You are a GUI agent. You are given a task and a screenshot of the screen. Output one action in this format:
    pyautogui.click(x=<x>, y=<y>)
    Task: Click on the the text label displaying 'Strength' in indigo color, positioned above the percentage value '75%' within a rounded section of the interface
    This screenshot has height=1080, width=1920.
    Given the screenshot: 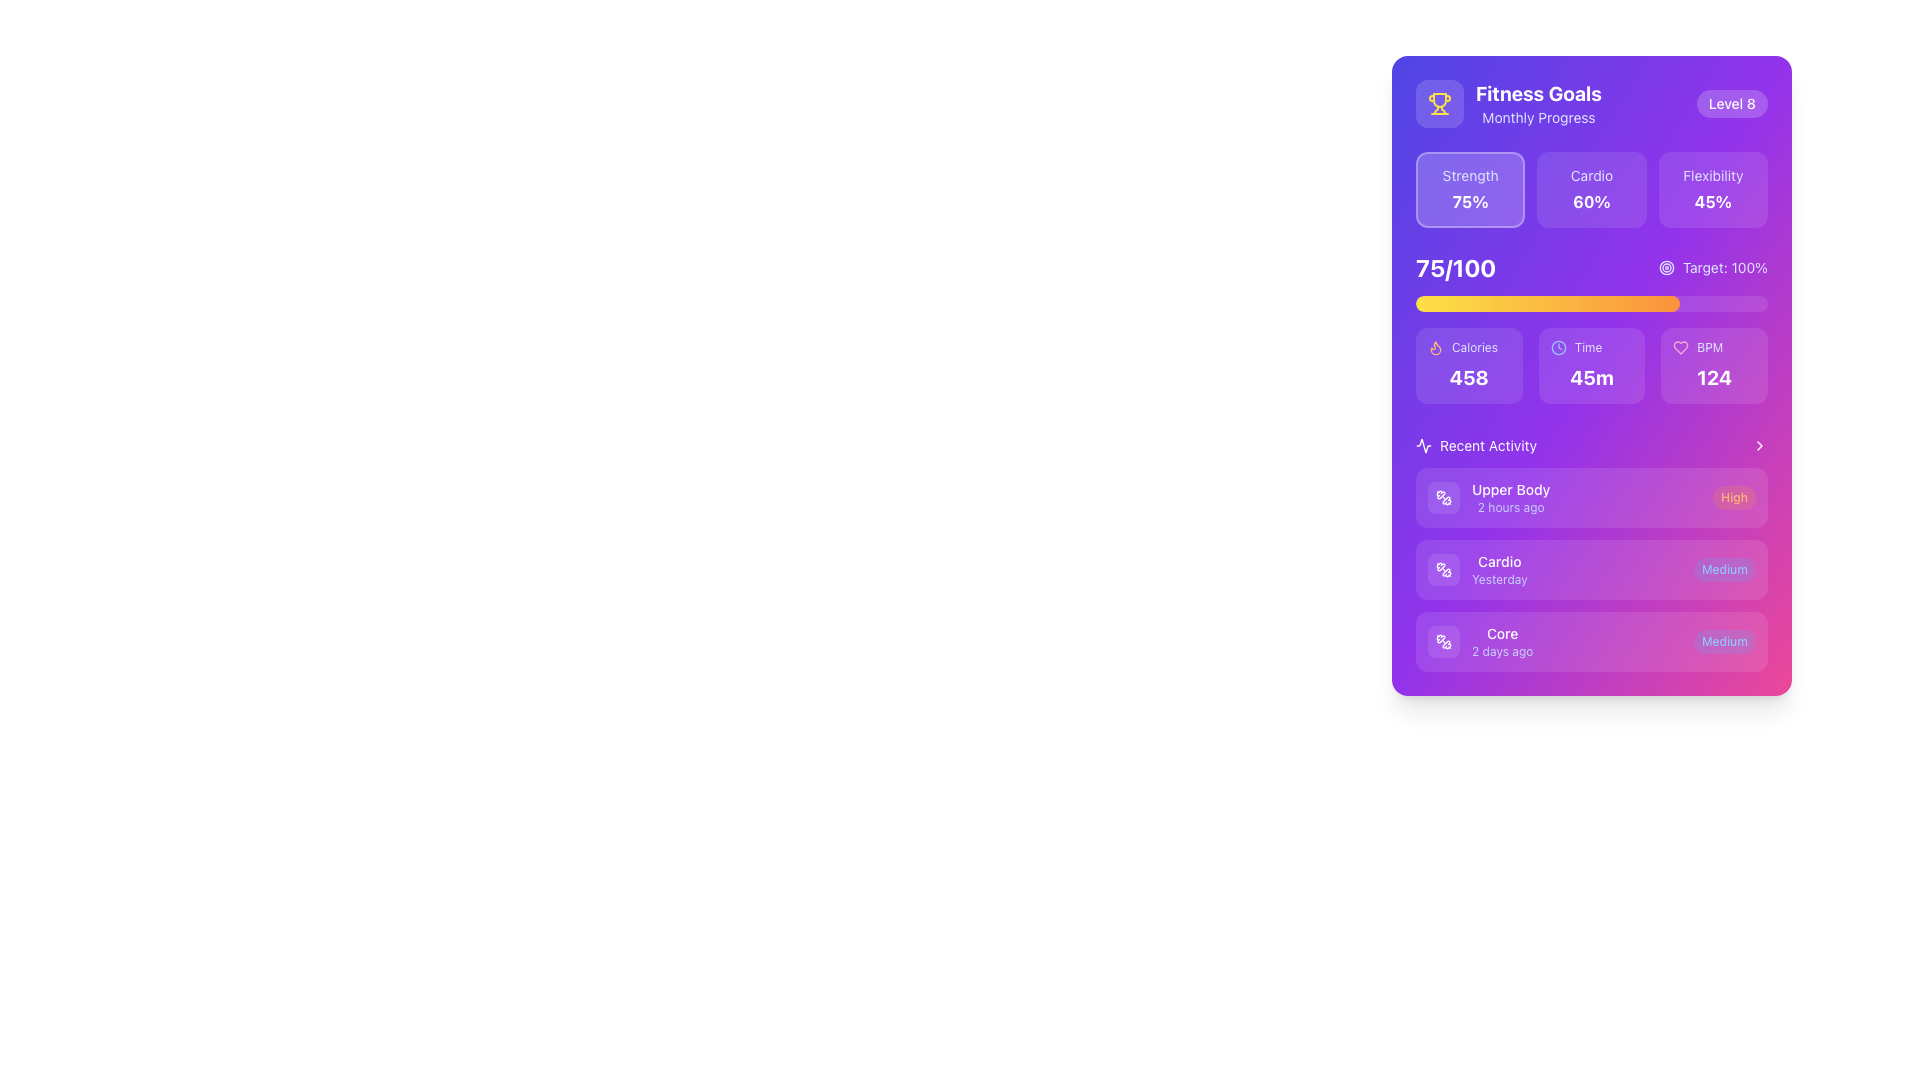 What is the action you would take?
    pyautogui.click(x=1470, y=175)
    